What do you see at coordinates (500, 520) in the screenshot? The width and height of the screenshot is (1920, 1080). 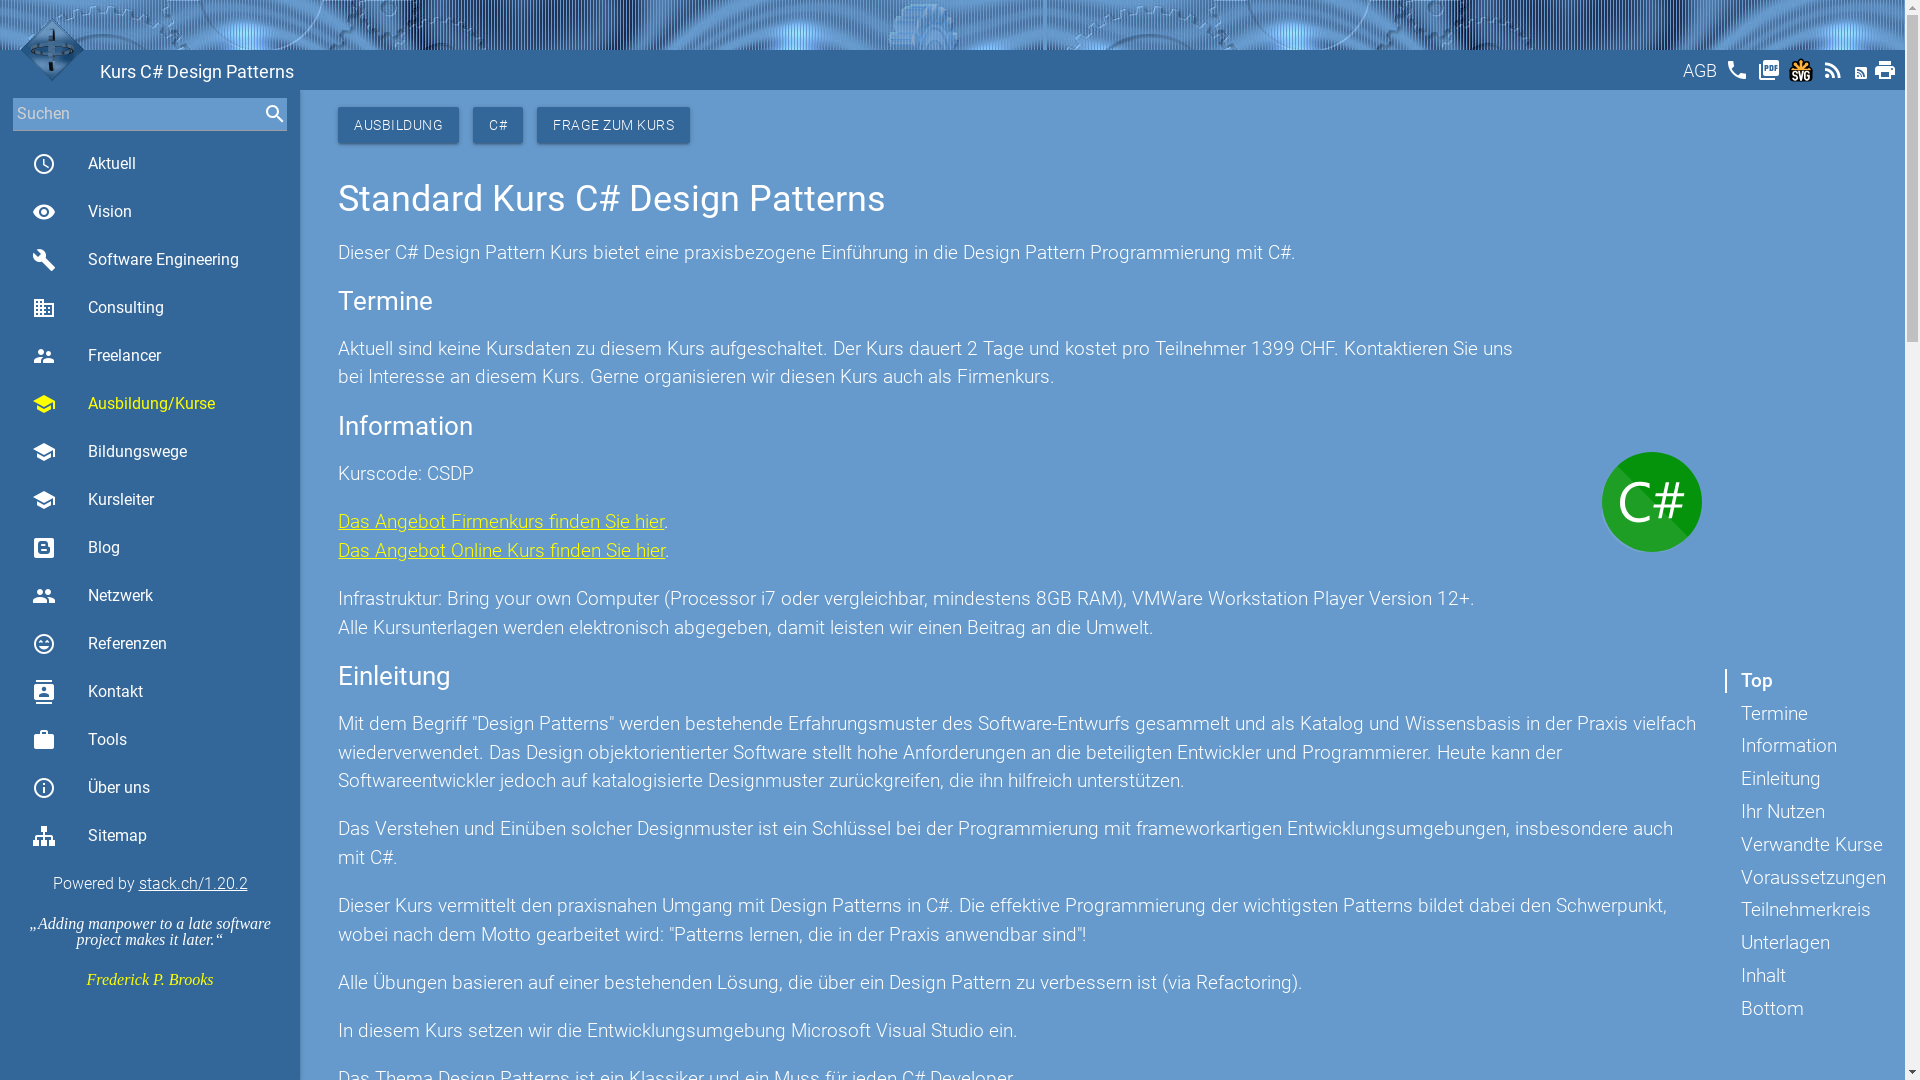 I see `'Das Angebot Firmenkurs finden Sie hier'` at bounding box center [500, 520].